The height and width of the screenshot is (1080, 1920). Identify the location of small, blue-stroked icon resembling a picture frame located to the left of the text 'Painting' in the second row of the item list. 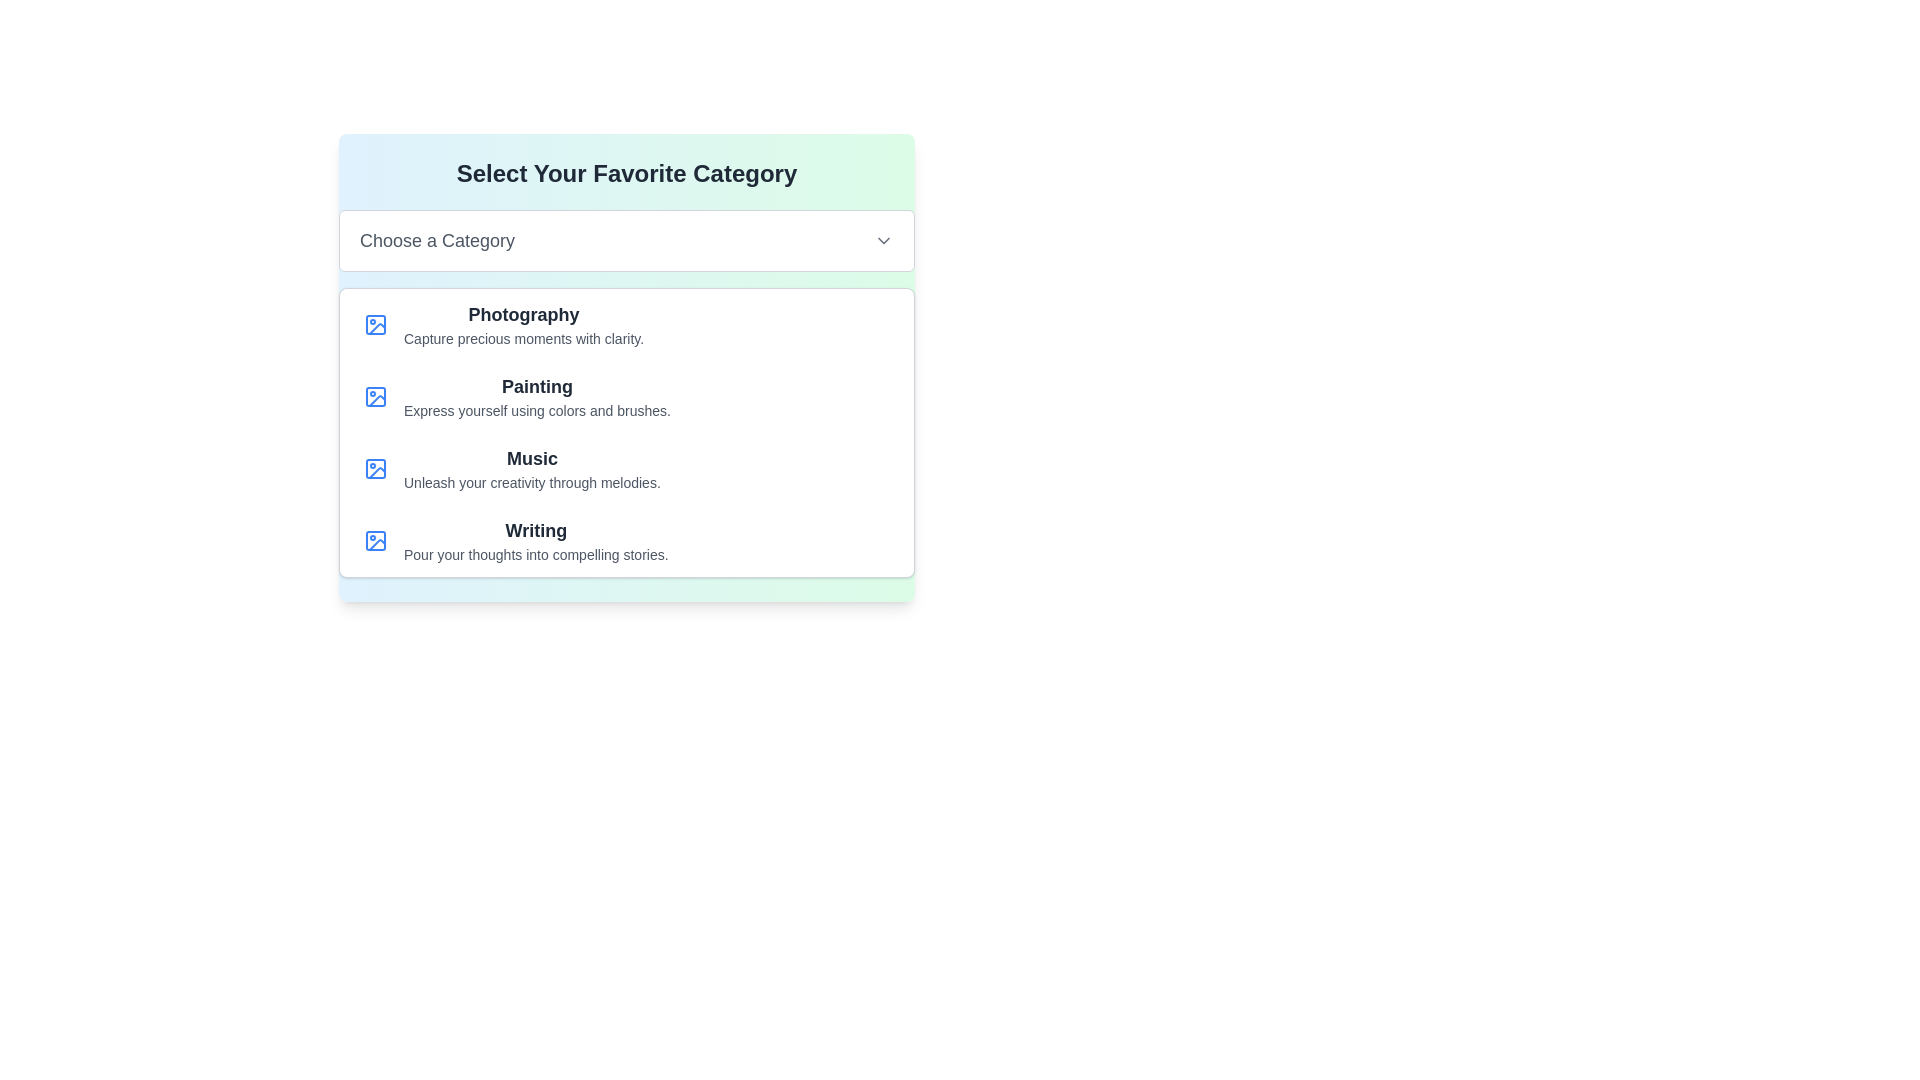
(377, 401).